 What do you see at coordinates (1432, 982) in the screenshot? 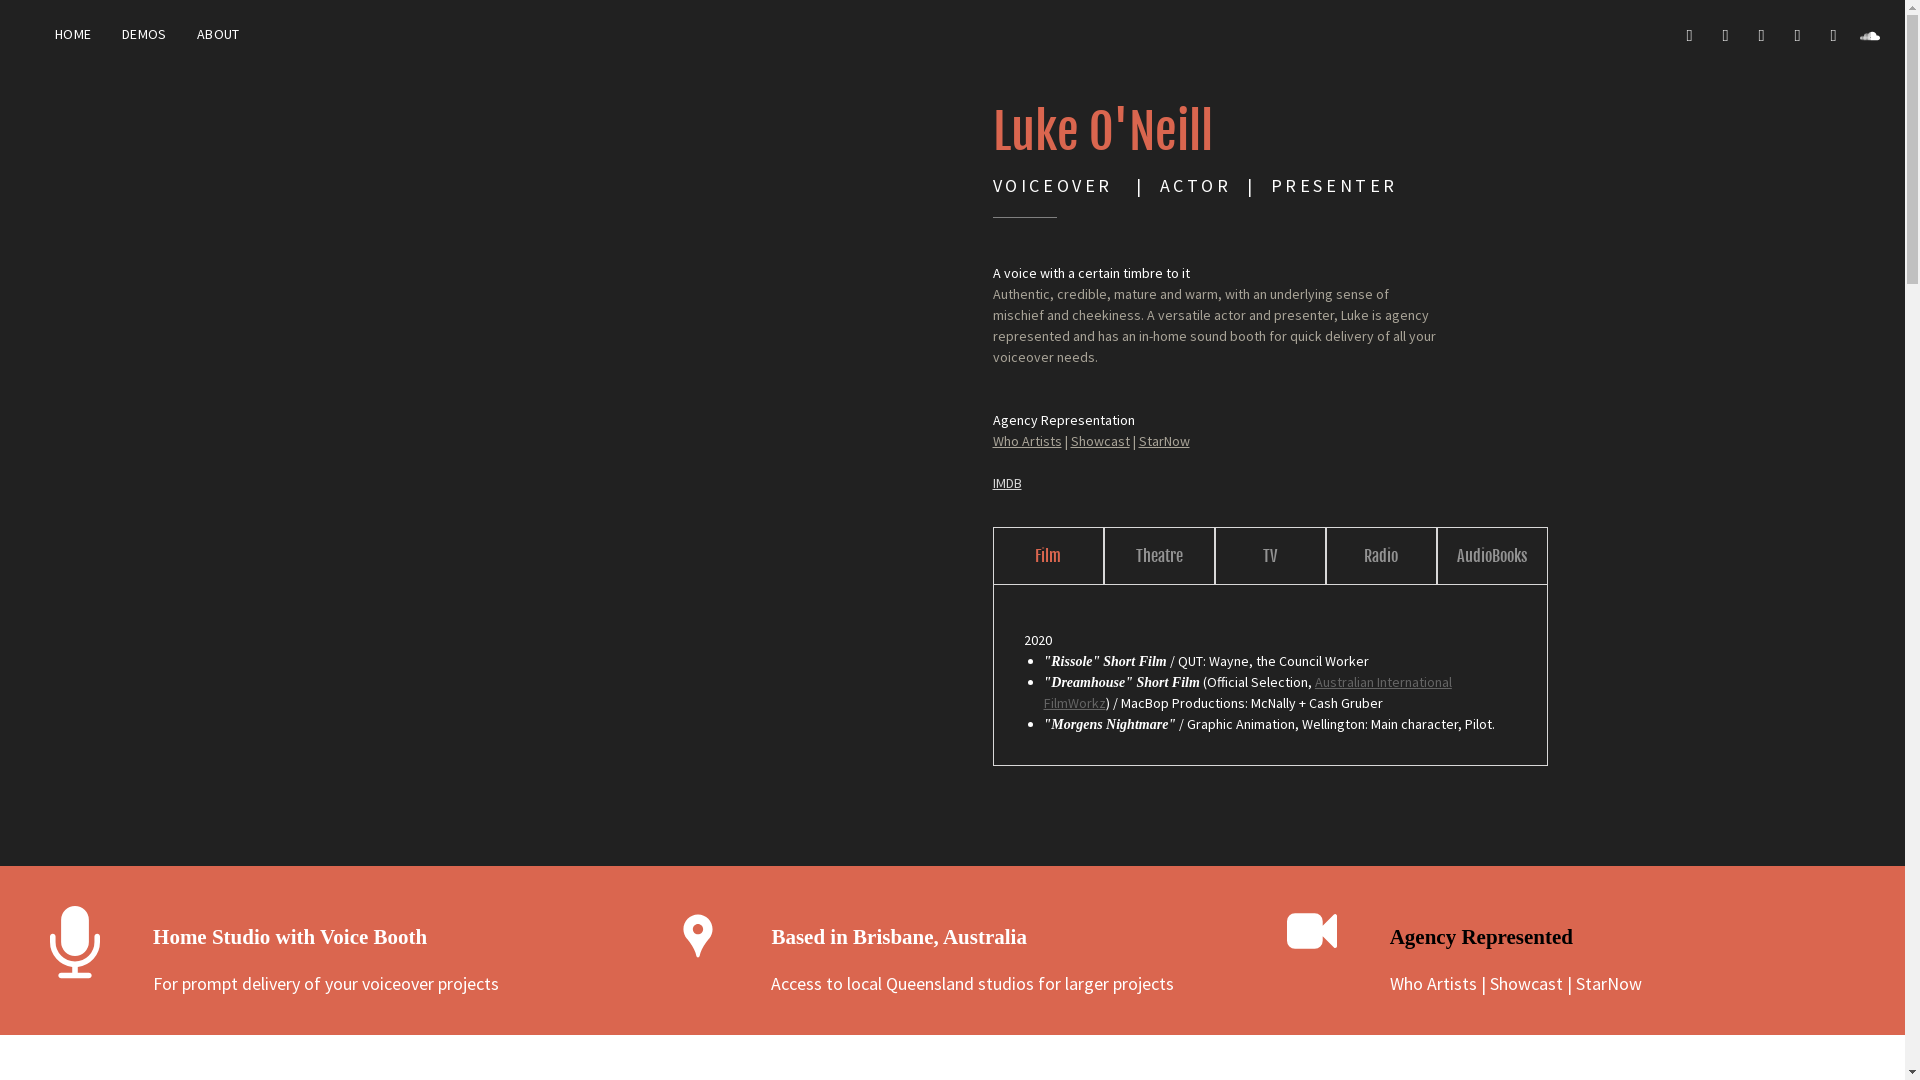
I see `'Who Artists'` at bounding box center [1432, 982].